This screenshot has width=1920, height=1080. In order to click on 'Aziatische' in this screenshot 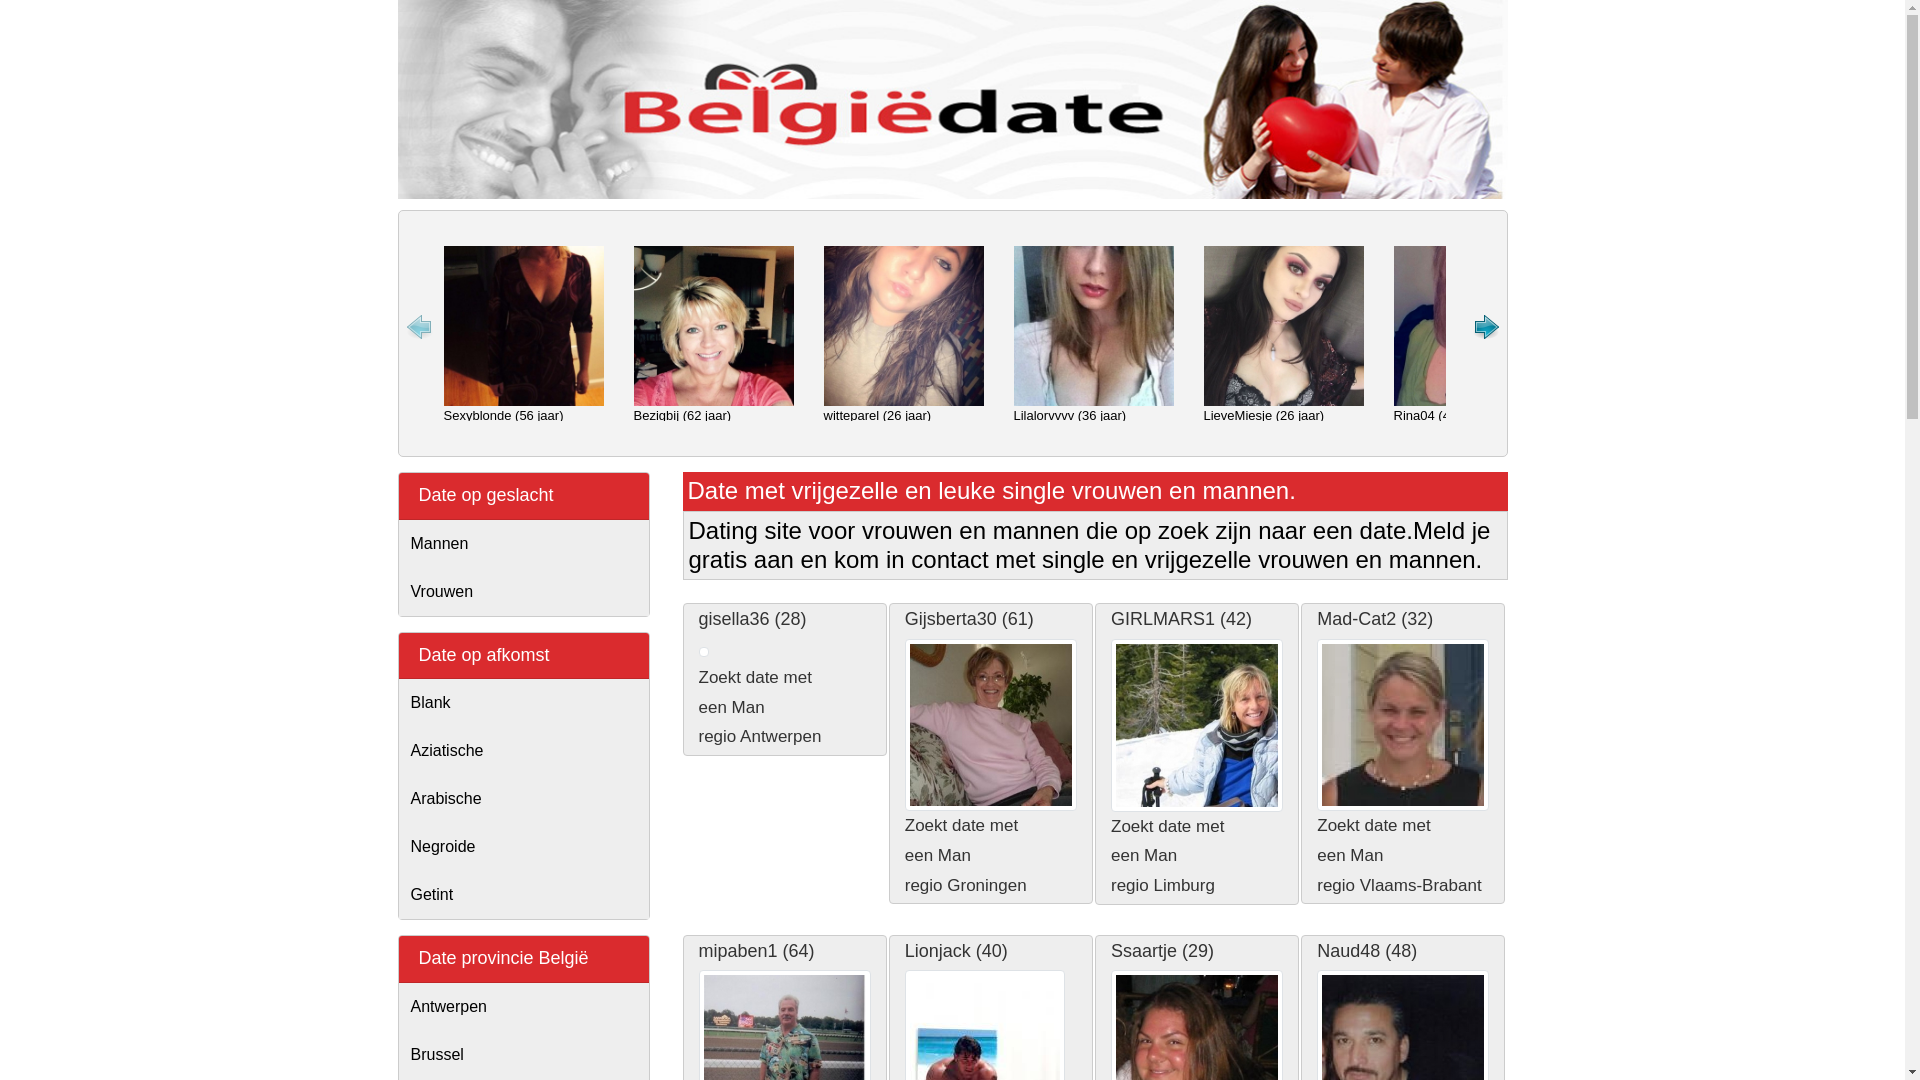, I will do `click(523, 751)`.